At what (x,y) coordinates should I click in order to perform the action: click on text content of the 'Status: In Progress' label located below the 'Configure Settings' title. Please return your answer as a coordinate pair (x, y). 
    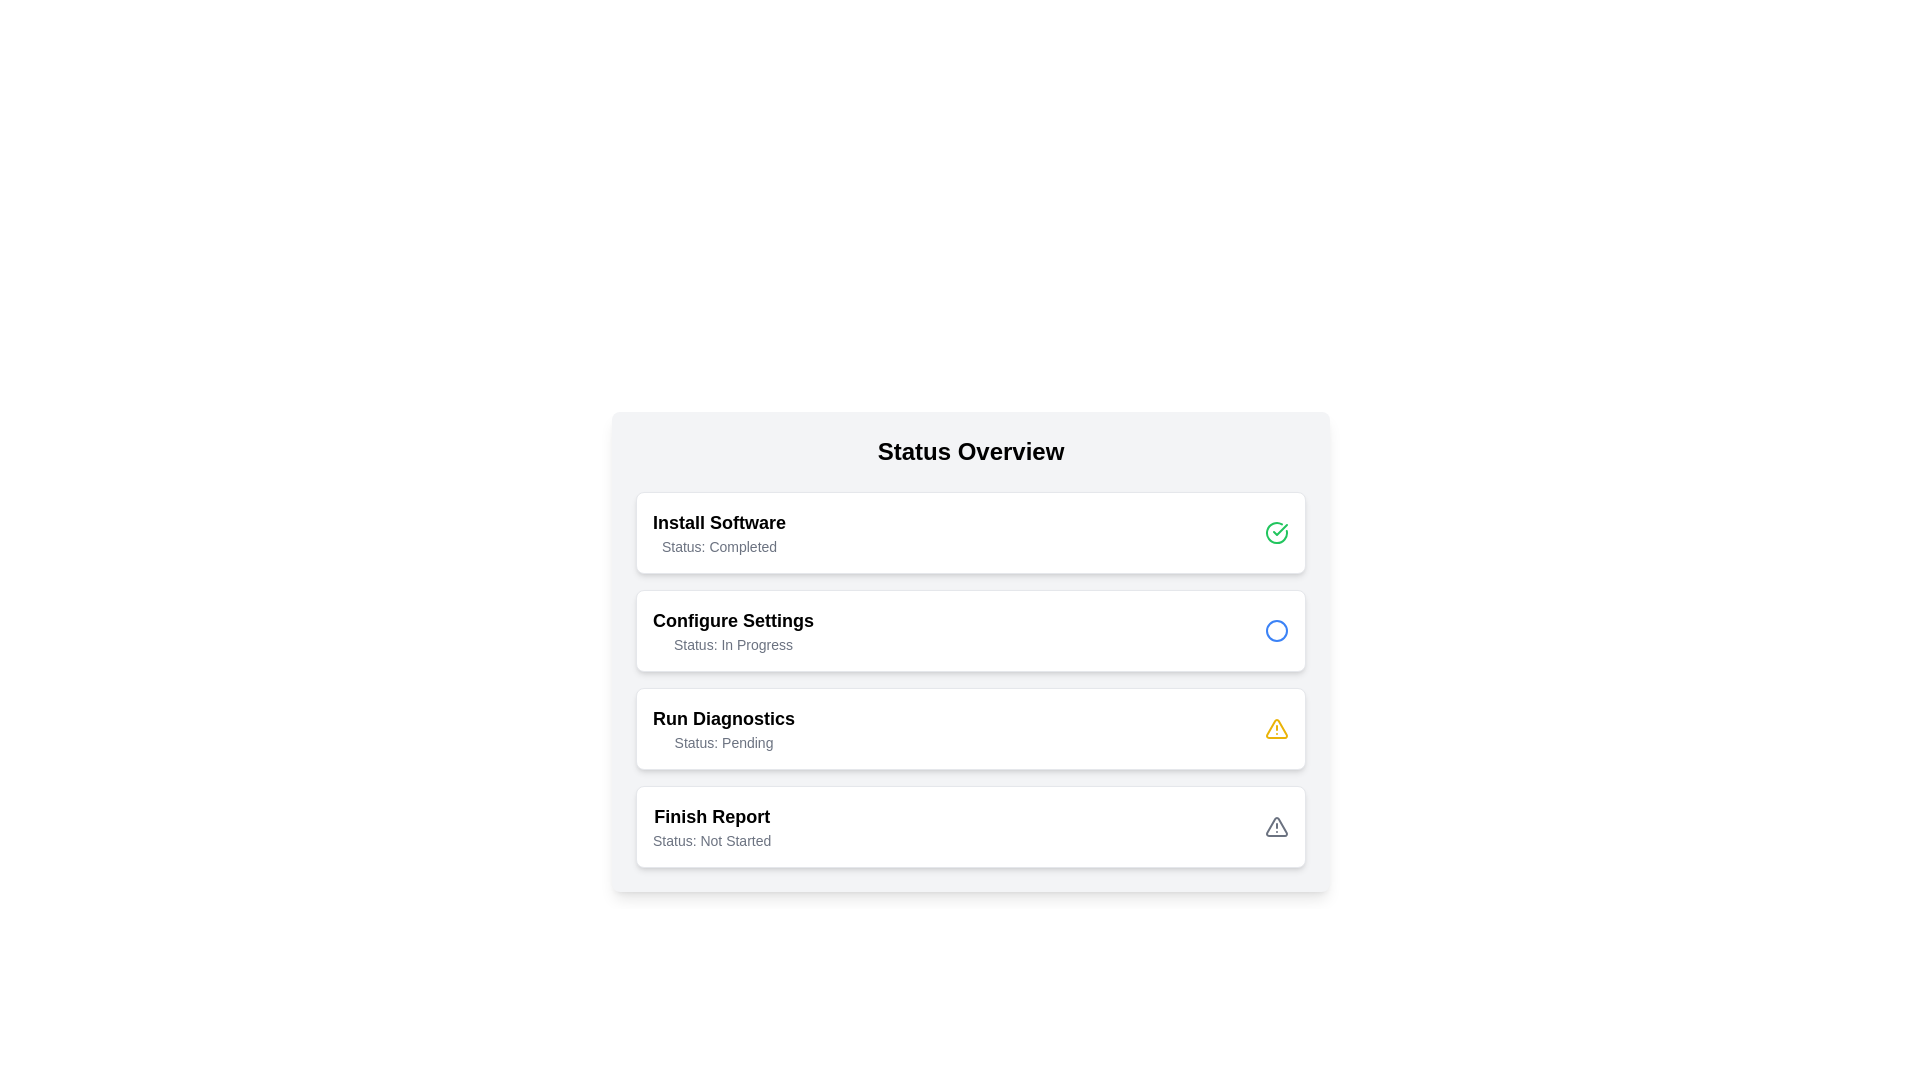
    Looking at the image, I should click on (732, 644).